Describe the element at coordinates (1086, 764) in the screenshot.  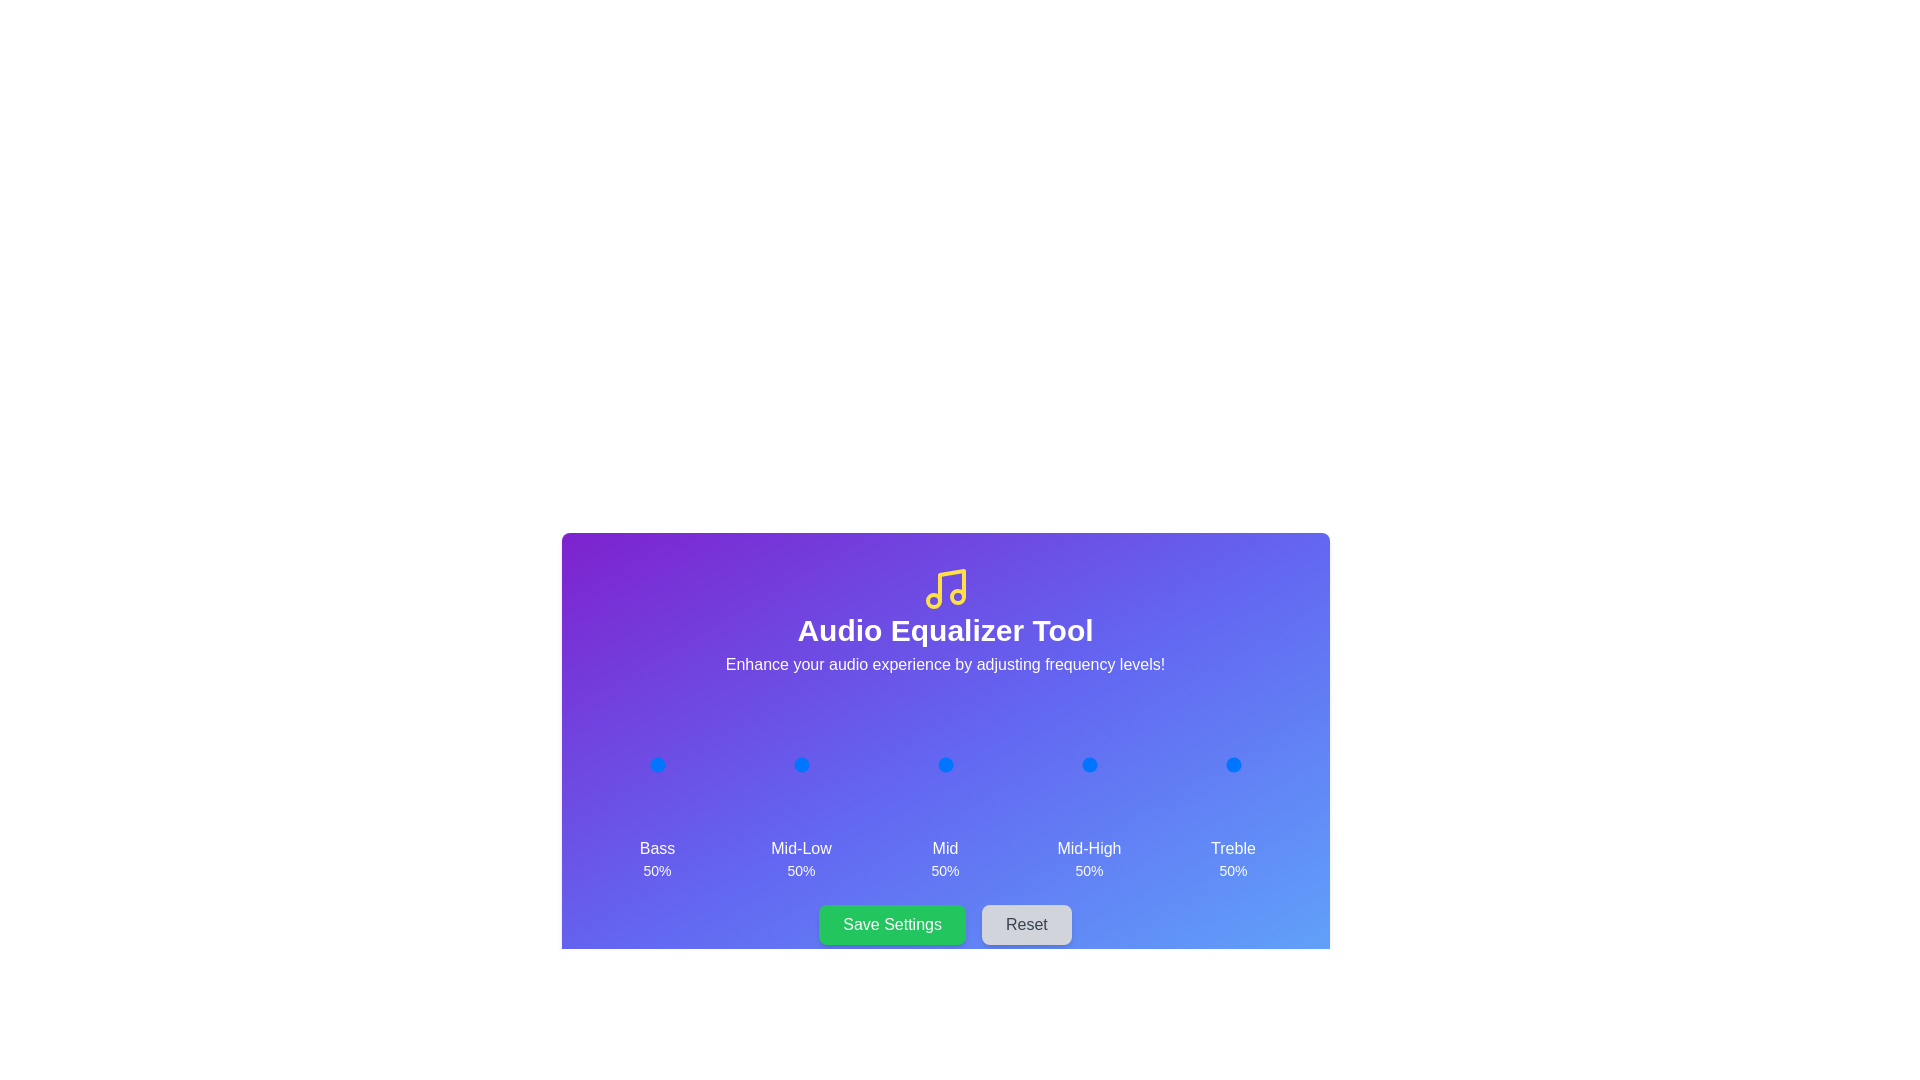
I see `the 3 slider to 47%` at that location.